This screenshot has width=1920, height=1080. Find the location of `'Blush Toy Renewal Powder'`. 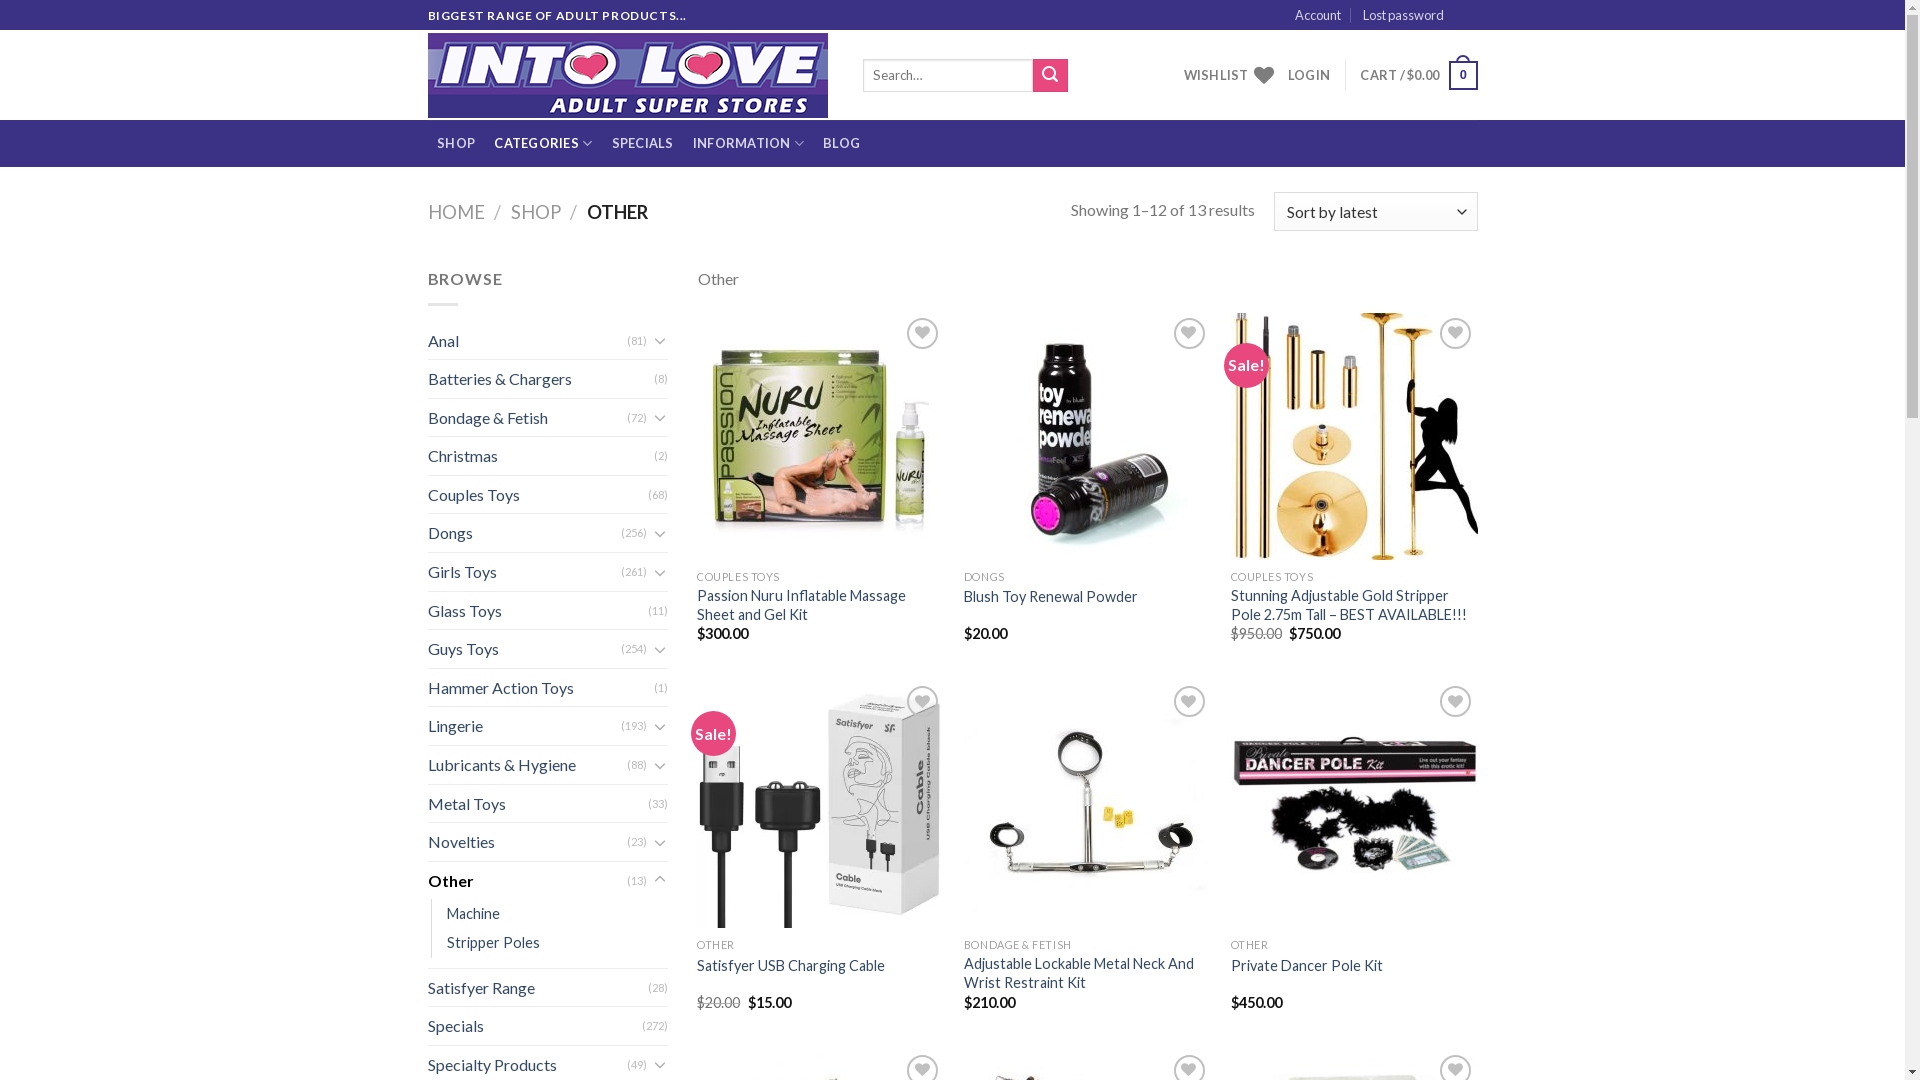

'Blush Toy Renewal Powder' is located at coordinates (1050, 596).